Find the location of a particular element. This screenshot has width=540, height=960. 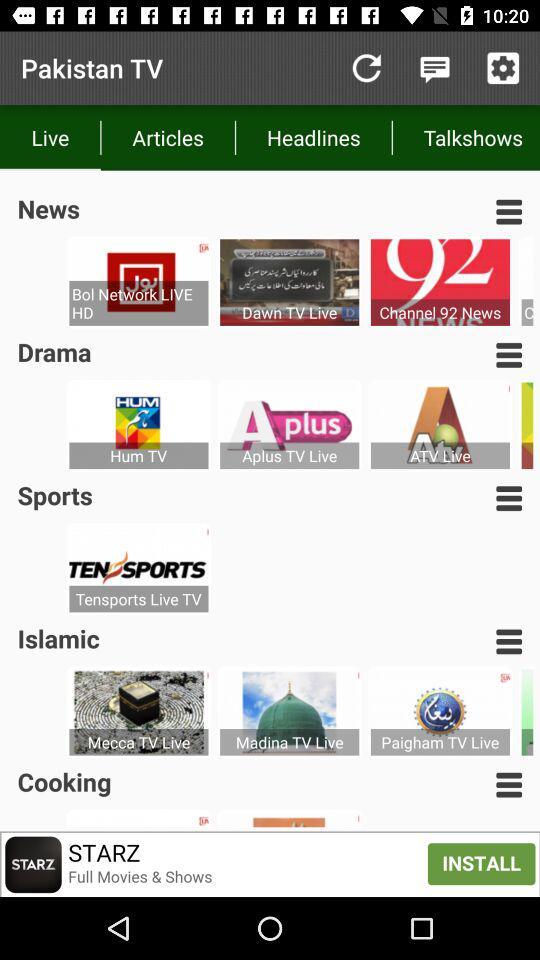

more button of the same catergory is located at coordinates (509, 784).